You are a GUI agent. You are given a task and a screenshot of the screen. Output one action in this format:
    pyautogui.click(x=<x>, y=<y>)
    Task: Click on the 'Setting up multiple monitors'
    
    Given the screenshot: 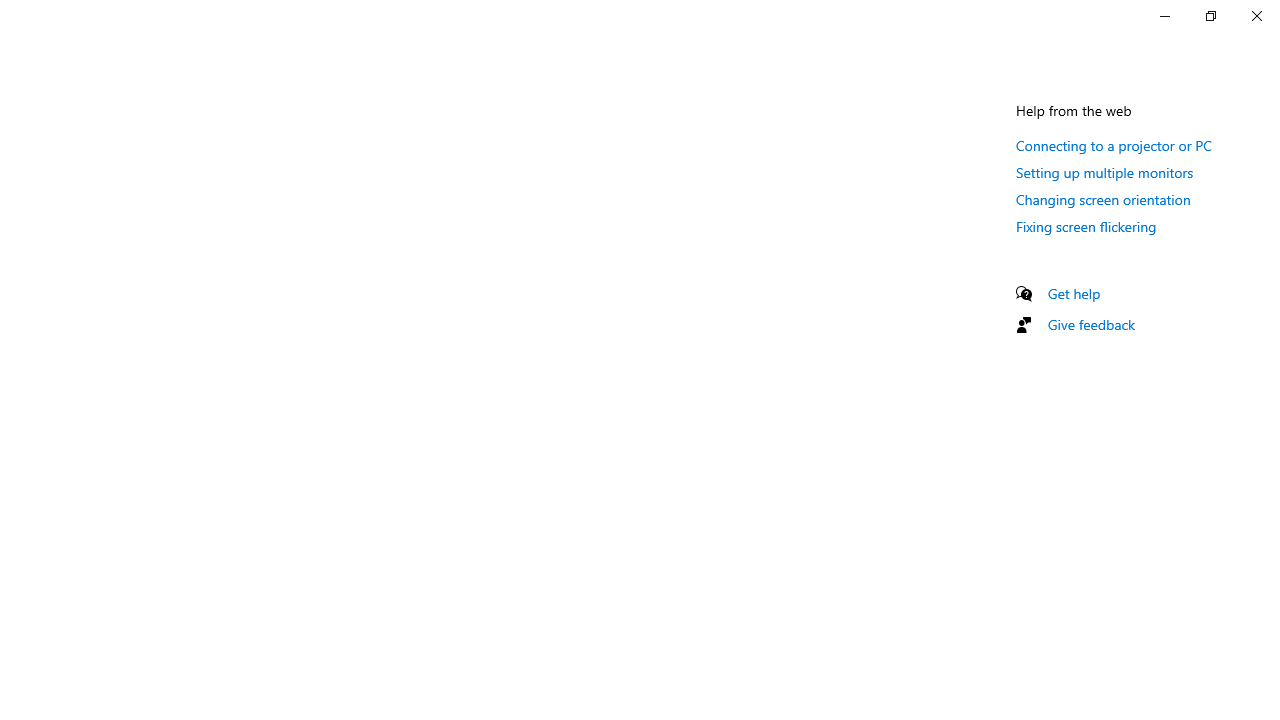 What is the action you would take?
    pyautogui.click(x=1104, y=171)
    